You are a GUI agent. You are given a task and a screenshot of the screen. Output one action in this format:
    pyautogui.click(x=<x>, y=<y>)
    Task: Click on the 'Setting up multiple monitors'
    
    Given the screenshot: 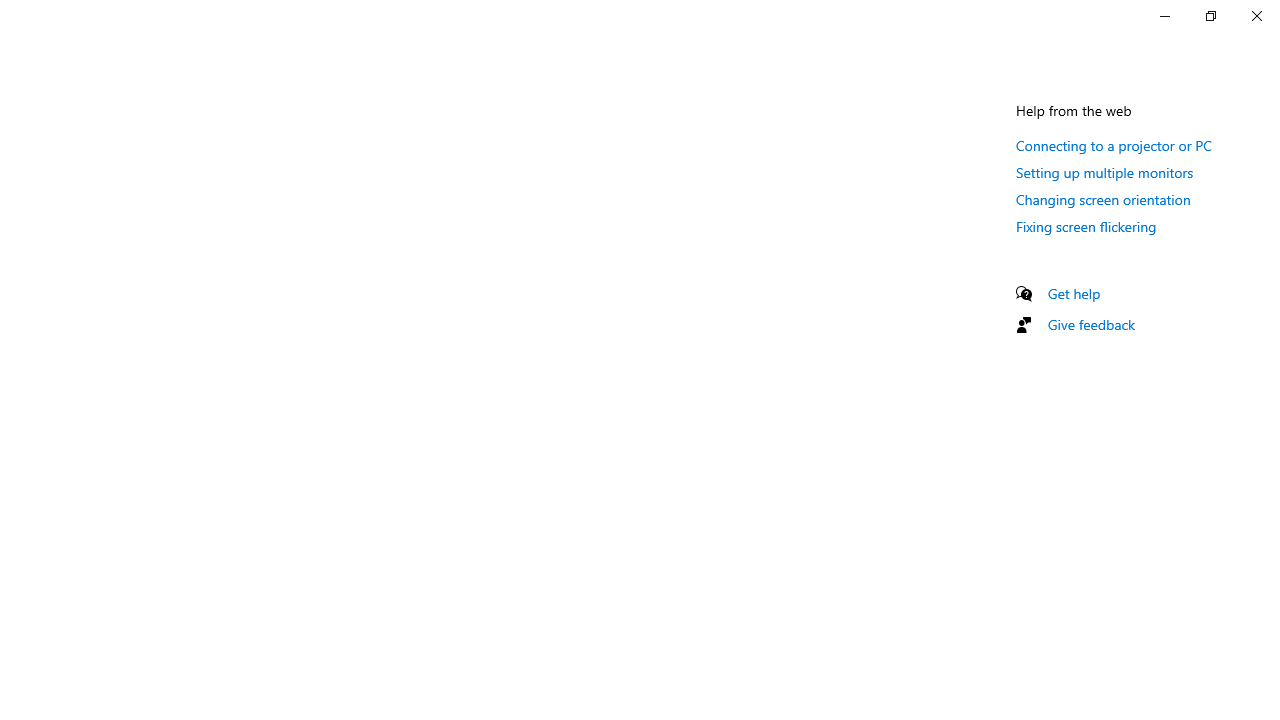 What is the action you would take?
    pyautogui.click(x=1104, y=171)
    